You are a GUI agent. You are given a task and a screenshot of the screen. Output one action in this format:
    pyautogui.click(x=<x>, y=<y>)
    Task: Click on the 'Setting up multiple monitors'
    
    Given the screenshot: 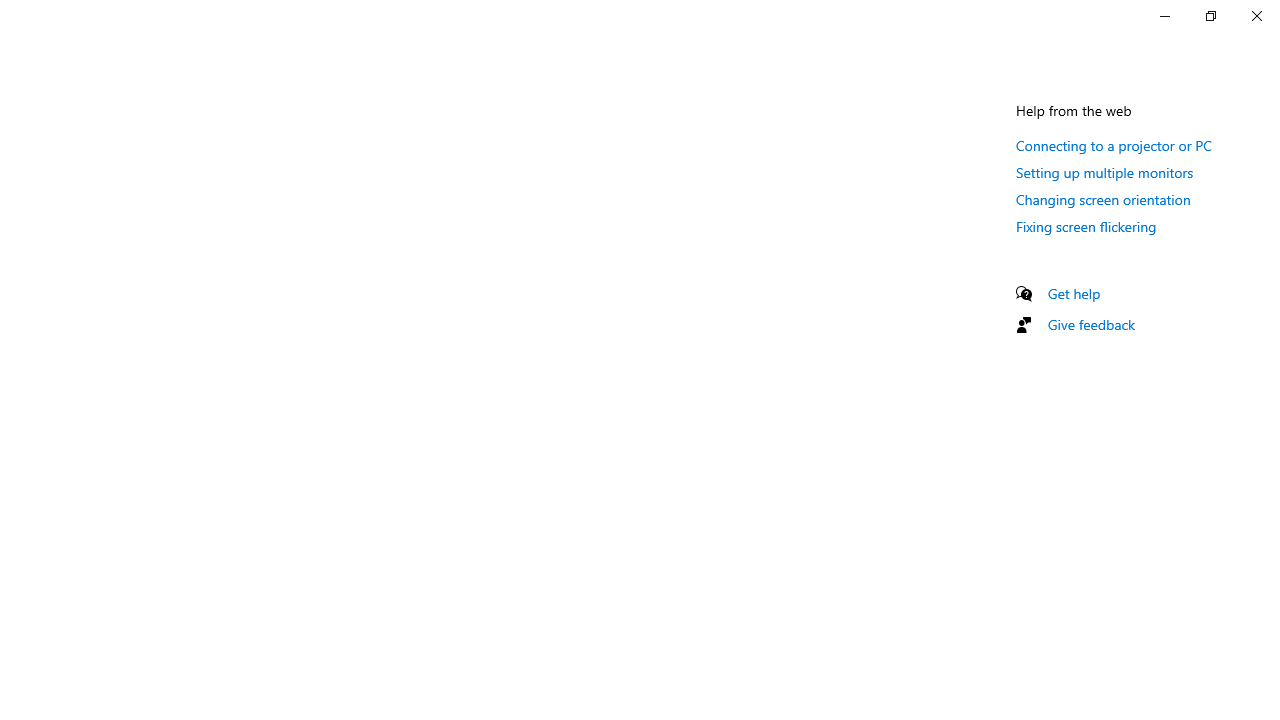 What is the action you would take?
    pyautogui.click(x=1104, y=171)
    